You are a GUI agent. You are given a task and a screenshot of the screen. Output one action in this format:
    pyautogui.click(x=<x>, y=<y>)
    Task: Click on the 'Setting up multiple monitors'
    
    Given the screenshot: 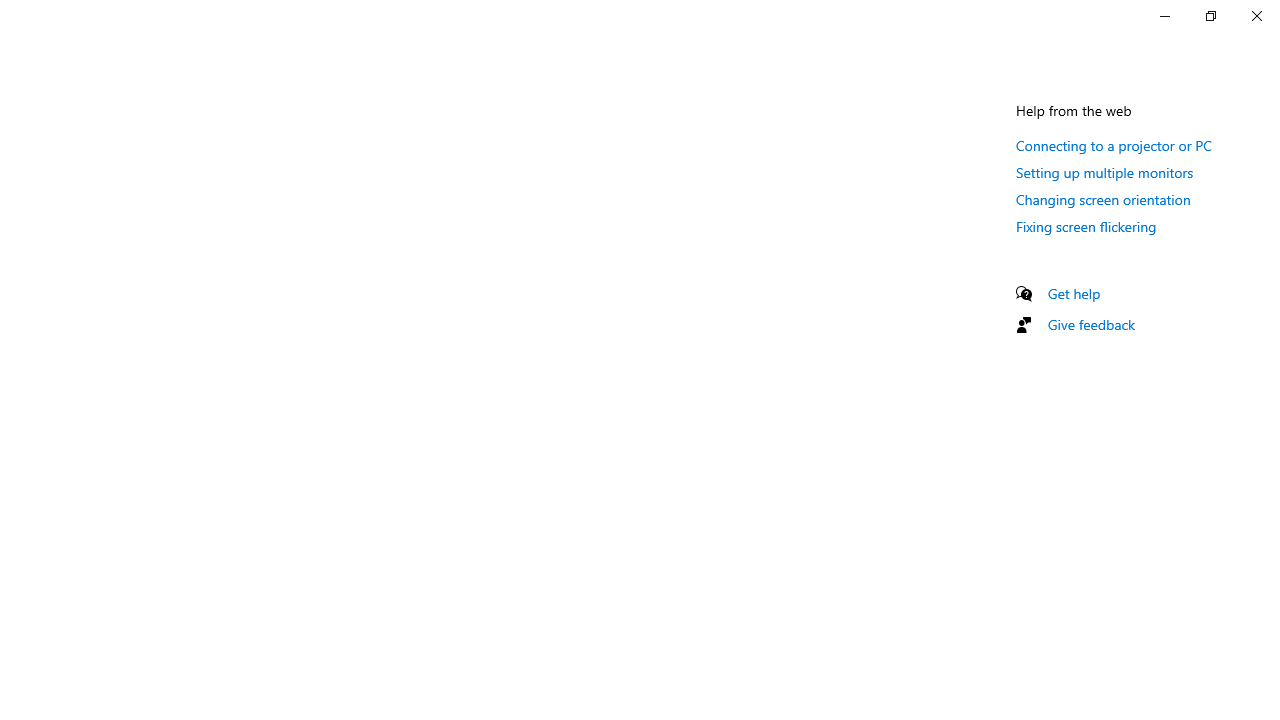 What is the action you would take?
    pyautogui.click(x=1104, y=171)
    